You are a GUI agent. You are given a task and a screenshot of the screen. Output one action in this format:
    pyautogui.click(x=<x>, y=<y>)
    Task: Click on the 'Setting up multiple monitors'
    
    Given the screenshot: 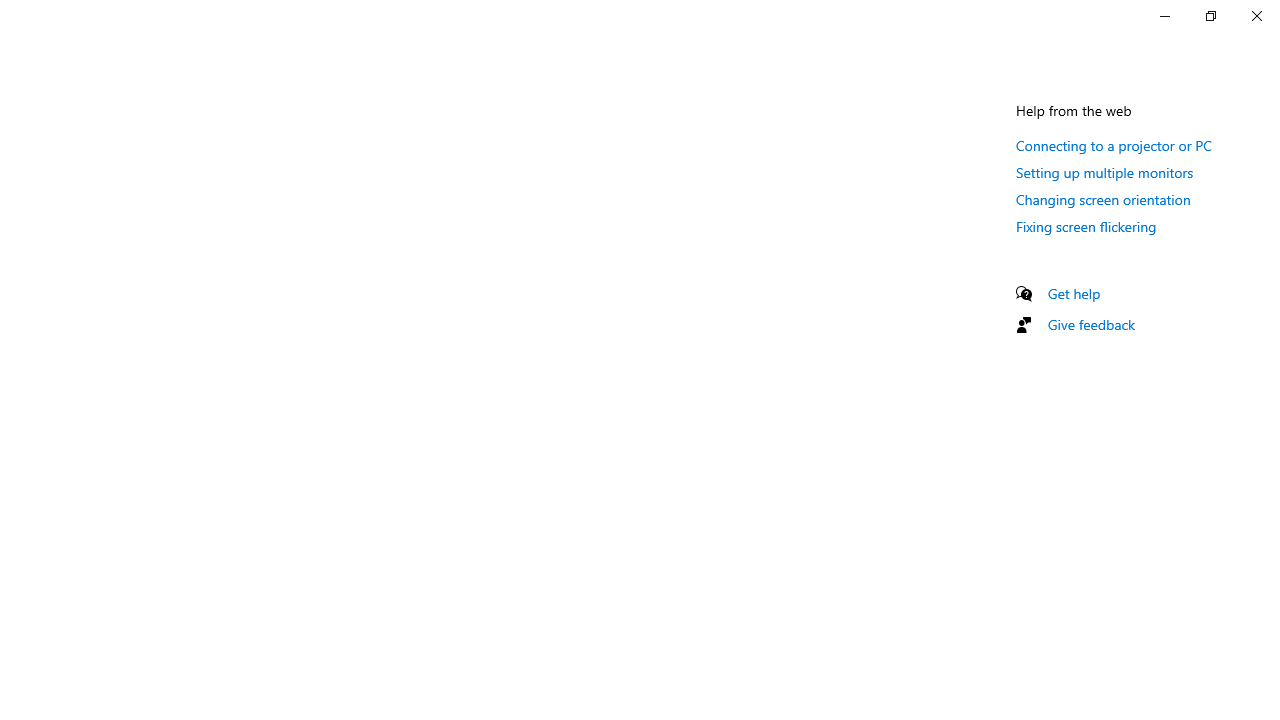 What is the action you would take?
    pyautogui.click(x=1104, y=171)
    